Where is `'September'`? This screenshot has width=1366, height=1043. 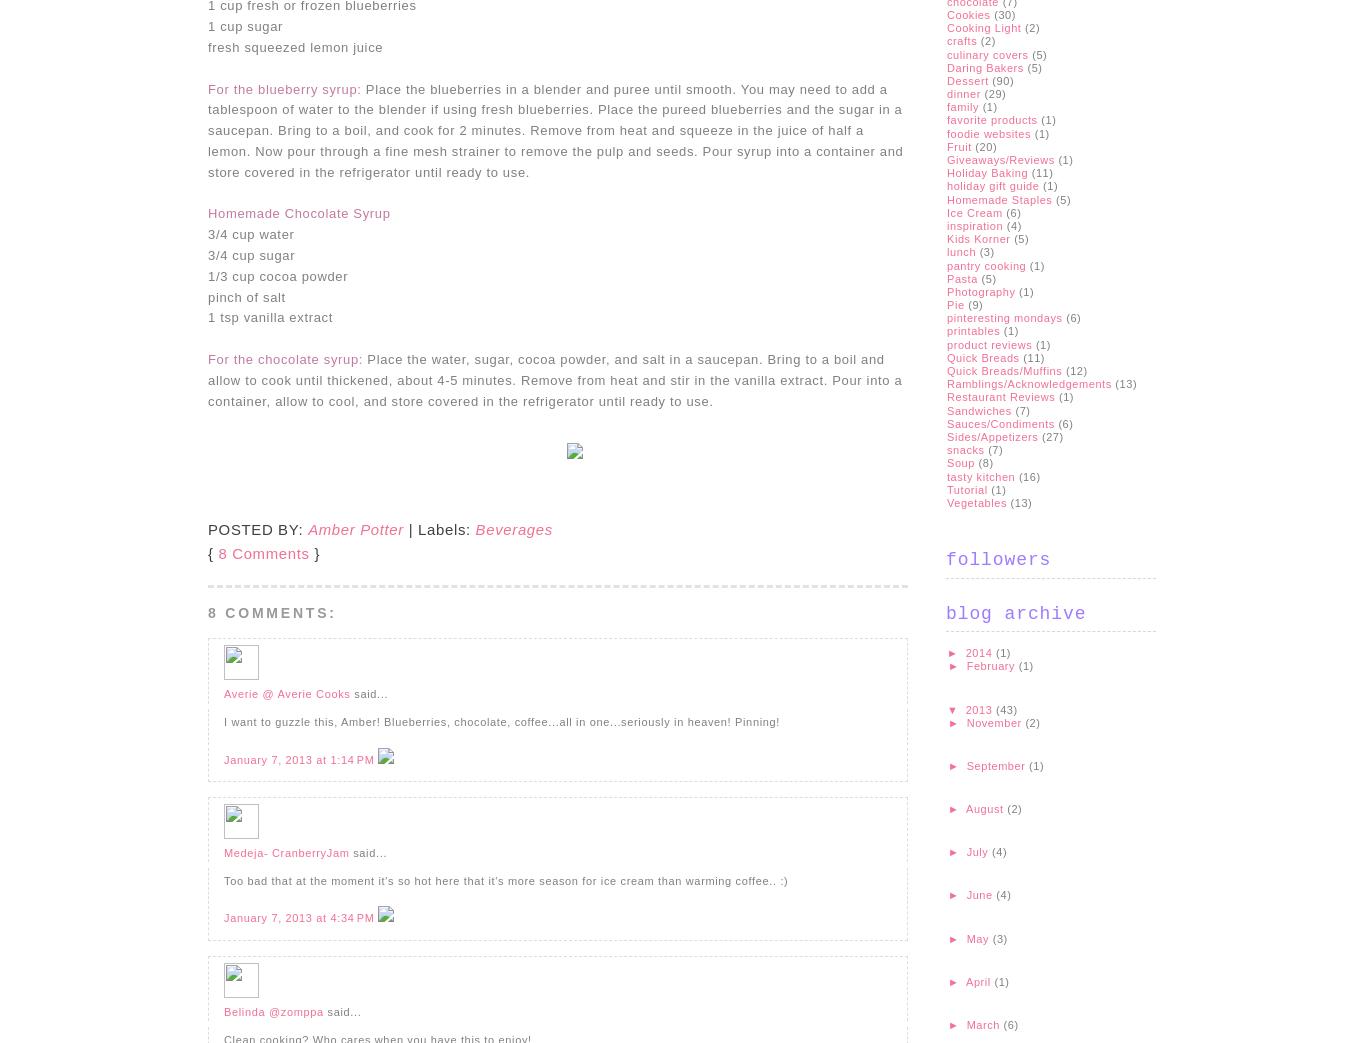 'September' is located at coordinates (997, 764).